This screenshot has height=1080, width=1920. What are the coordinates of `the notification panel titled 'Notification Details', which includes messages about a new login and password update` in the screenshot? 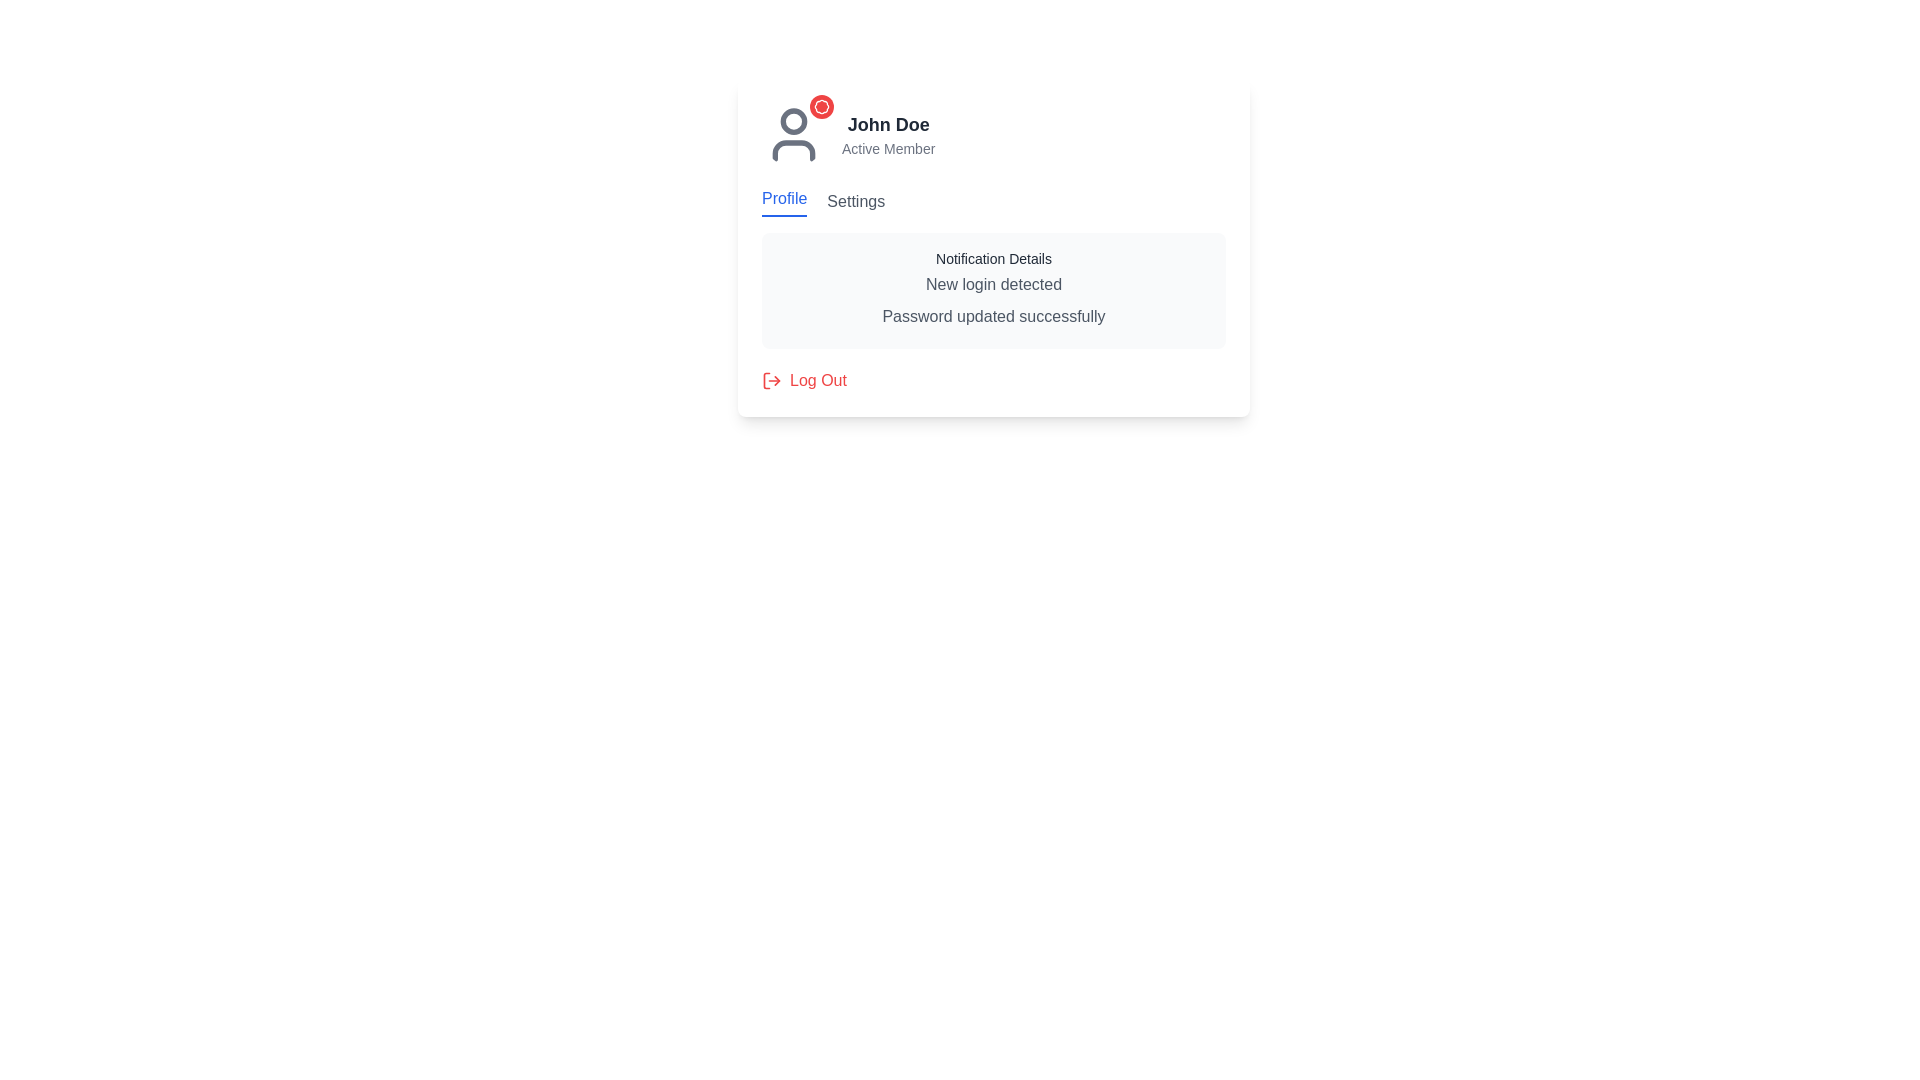 It's located at (993, 266).